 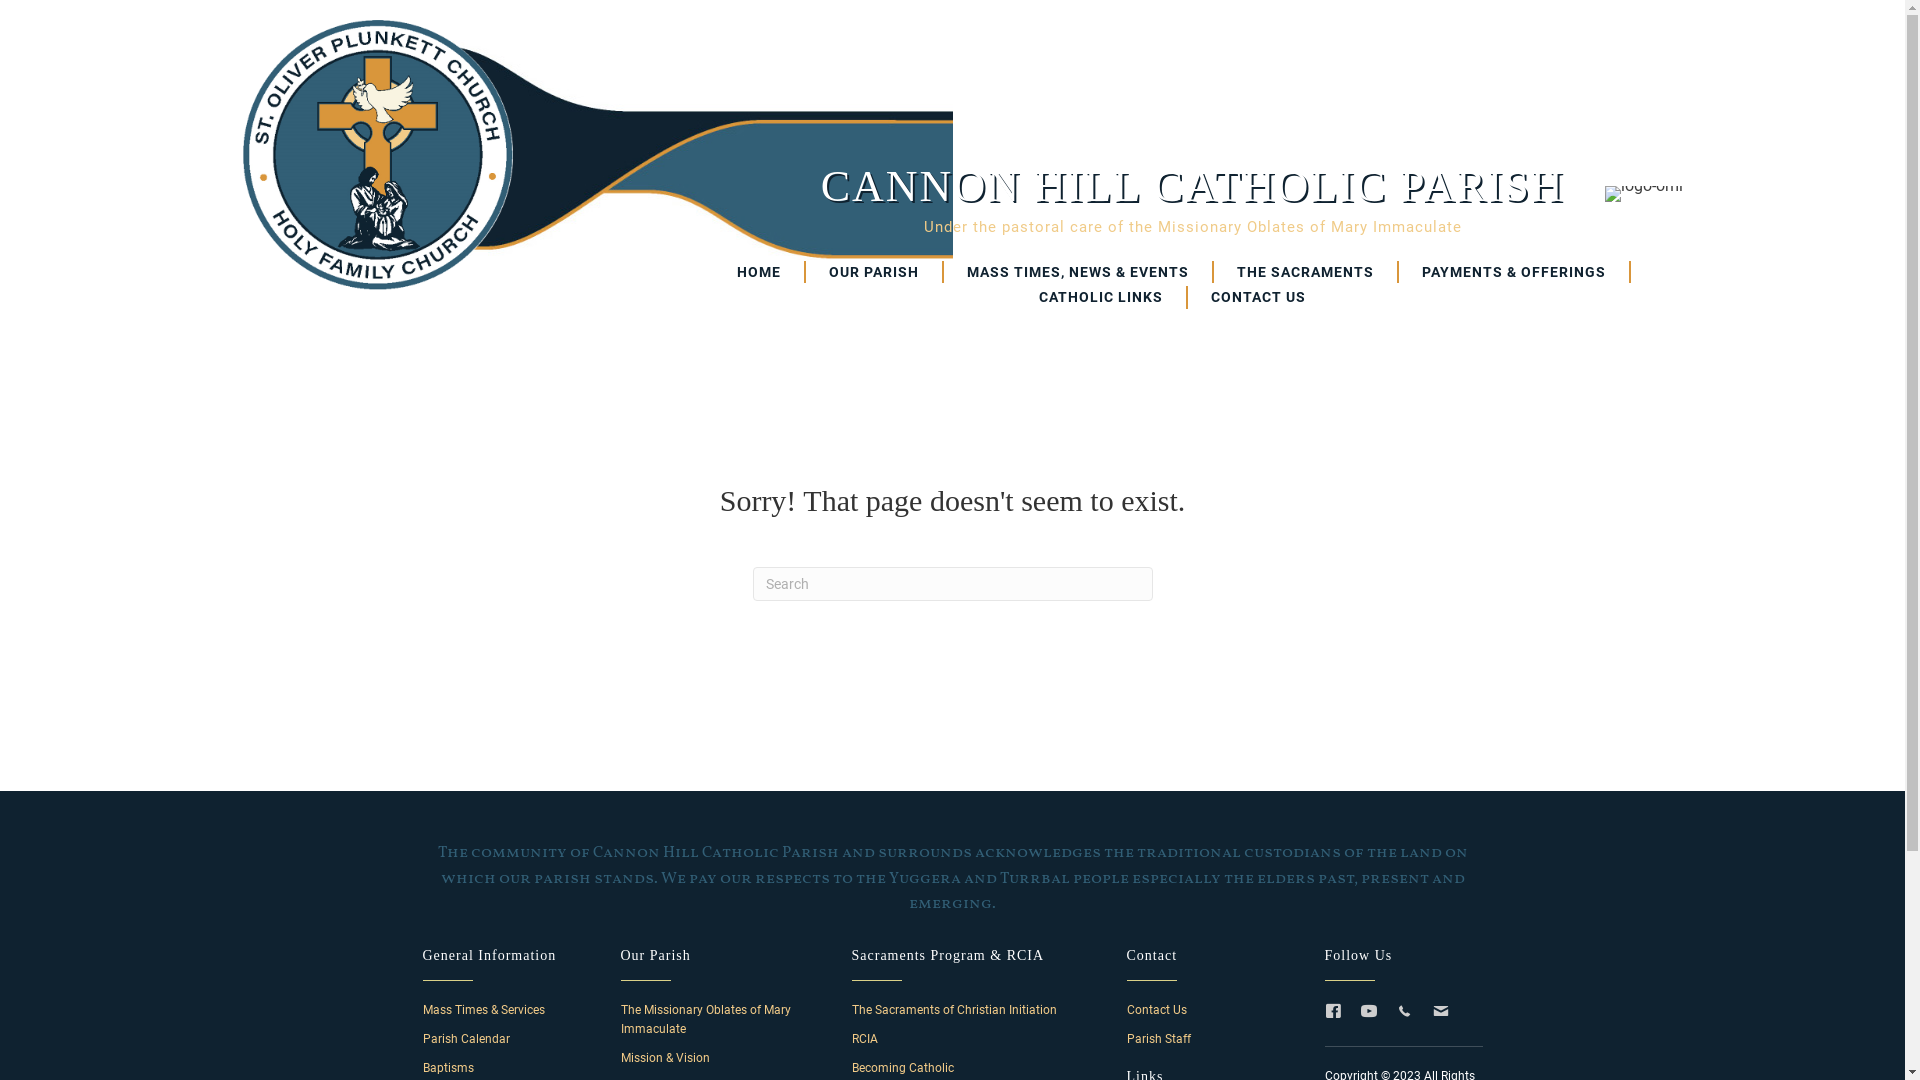 What do you see at coordinates (1397, 272) in the screenshot?
I see `'PAYMENTS & OFFERINGS'` at bounding box center [1397, 272].